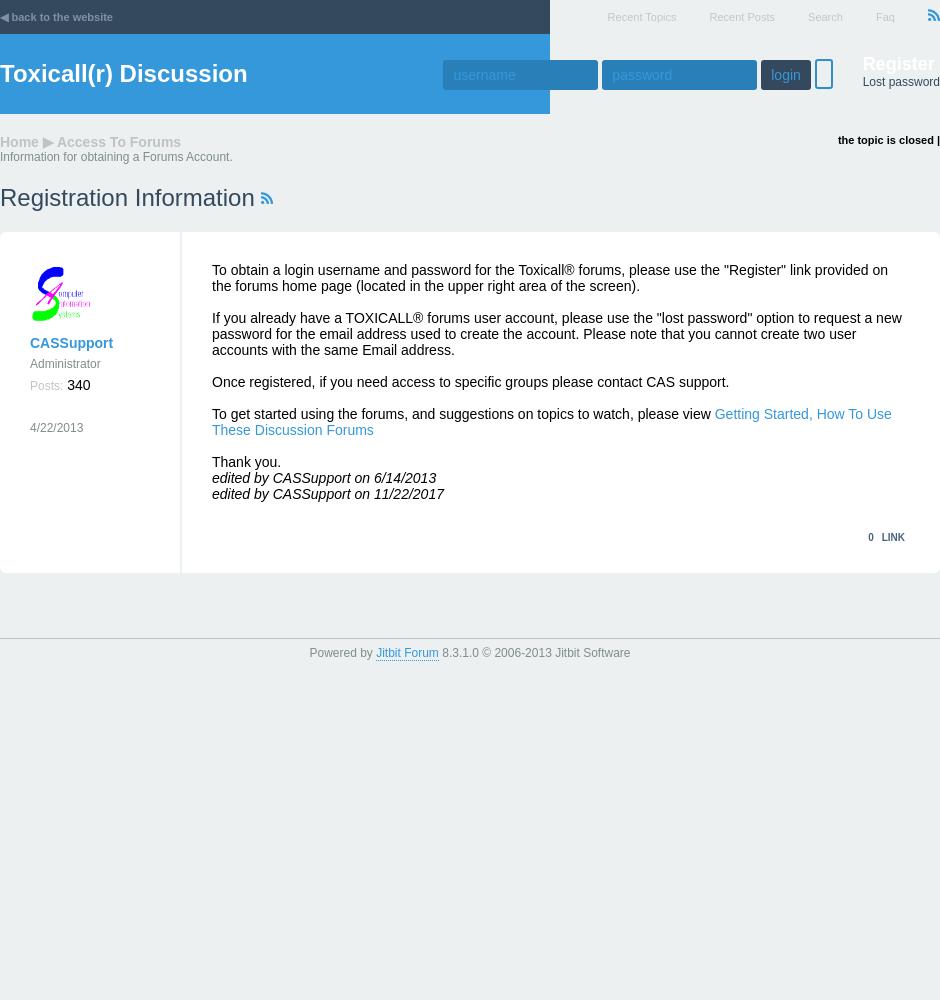 This screenshot has width=940, height=1000. What do you see at coordinates (29, 428) in the screenshot?
I see `'4/22/2013'` at bounding box center [29, 428].